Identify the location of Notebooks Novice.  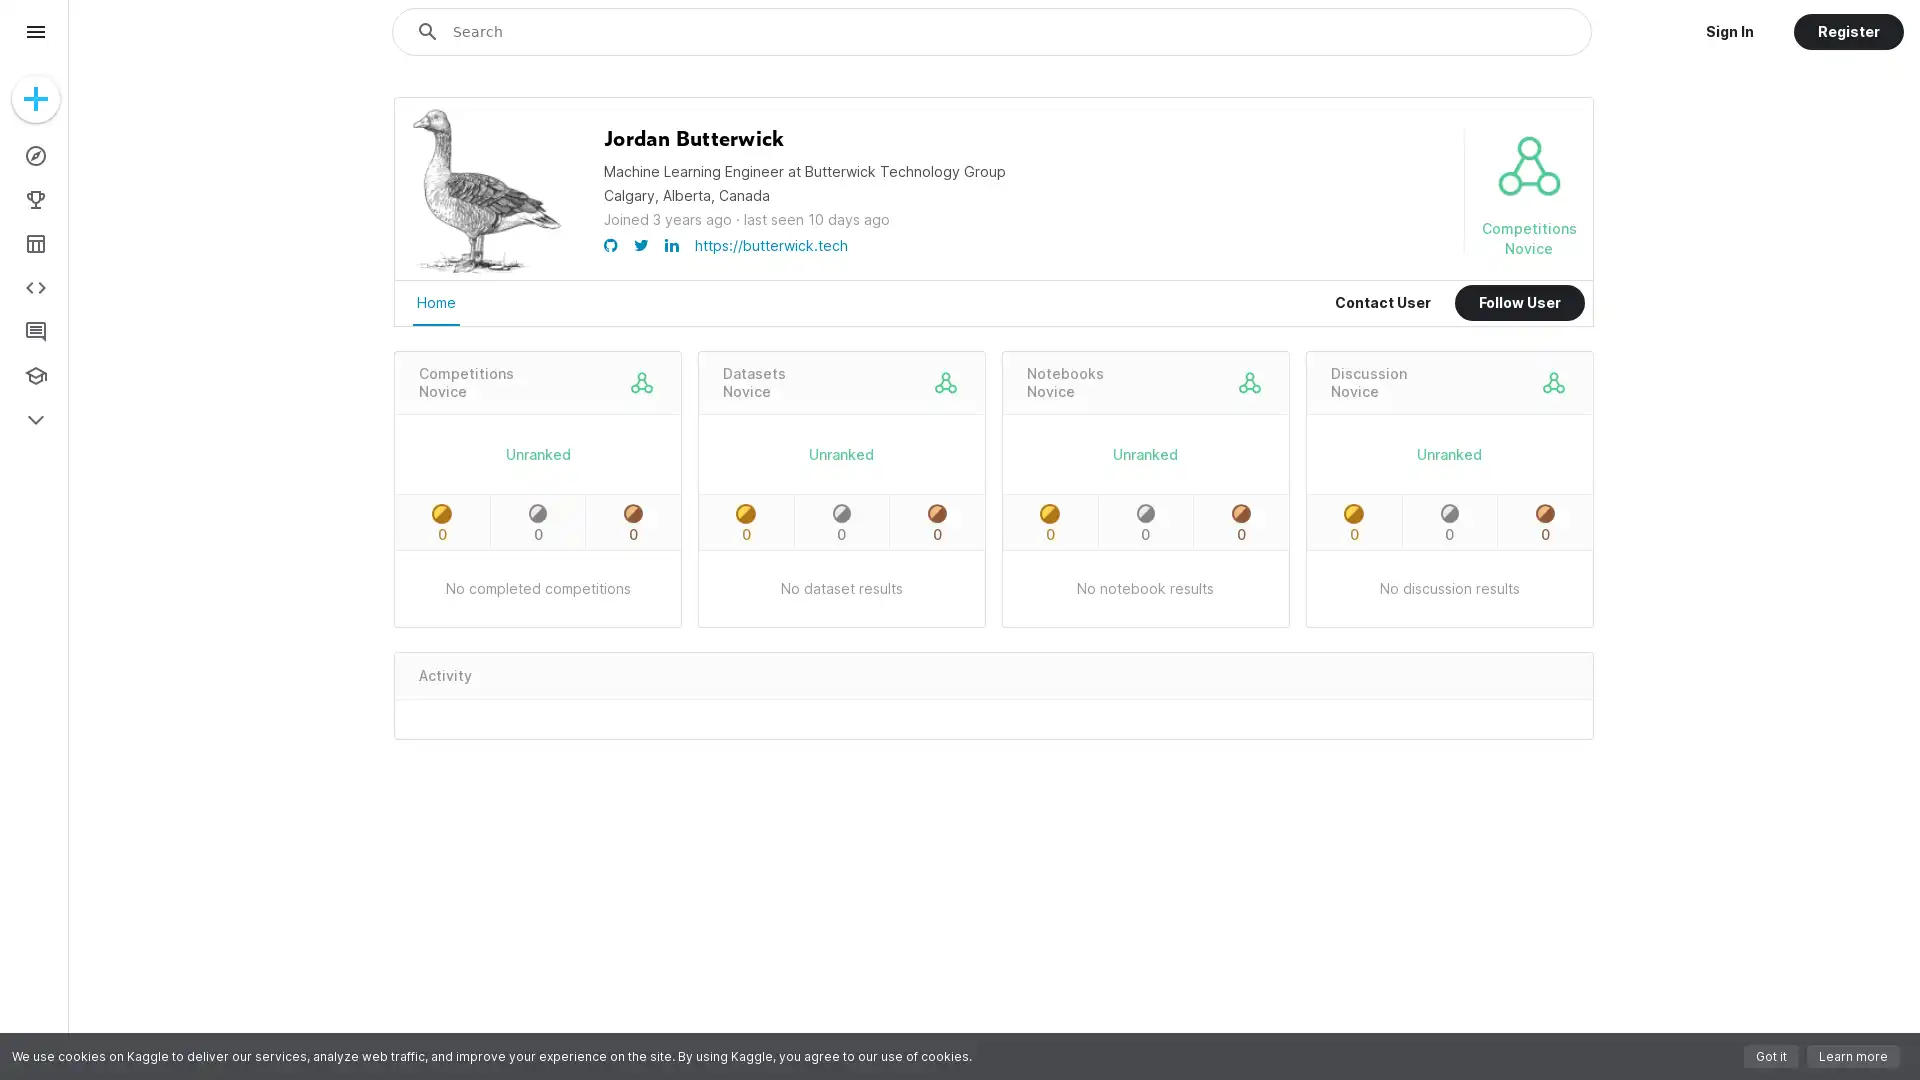
(1063, 382).